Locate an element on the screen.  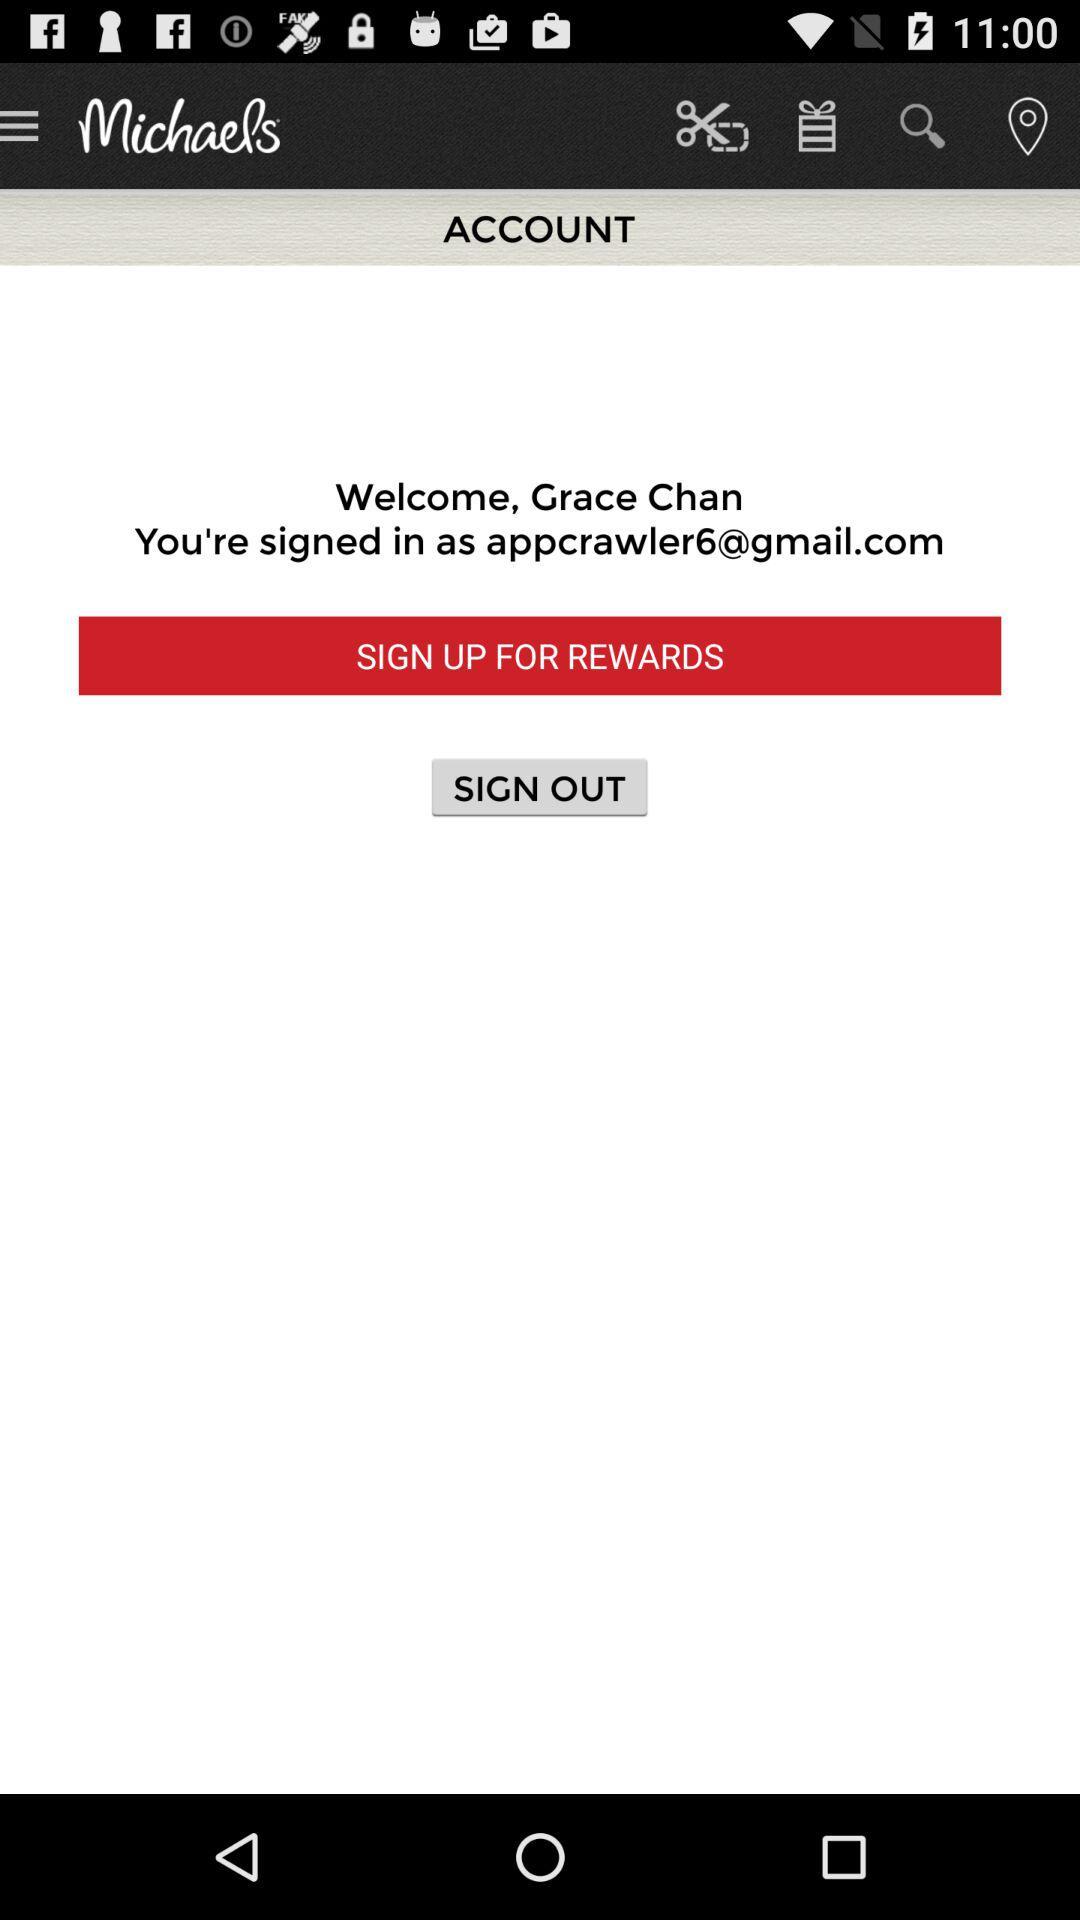
sign up for item is located at coordinates (540, 655).